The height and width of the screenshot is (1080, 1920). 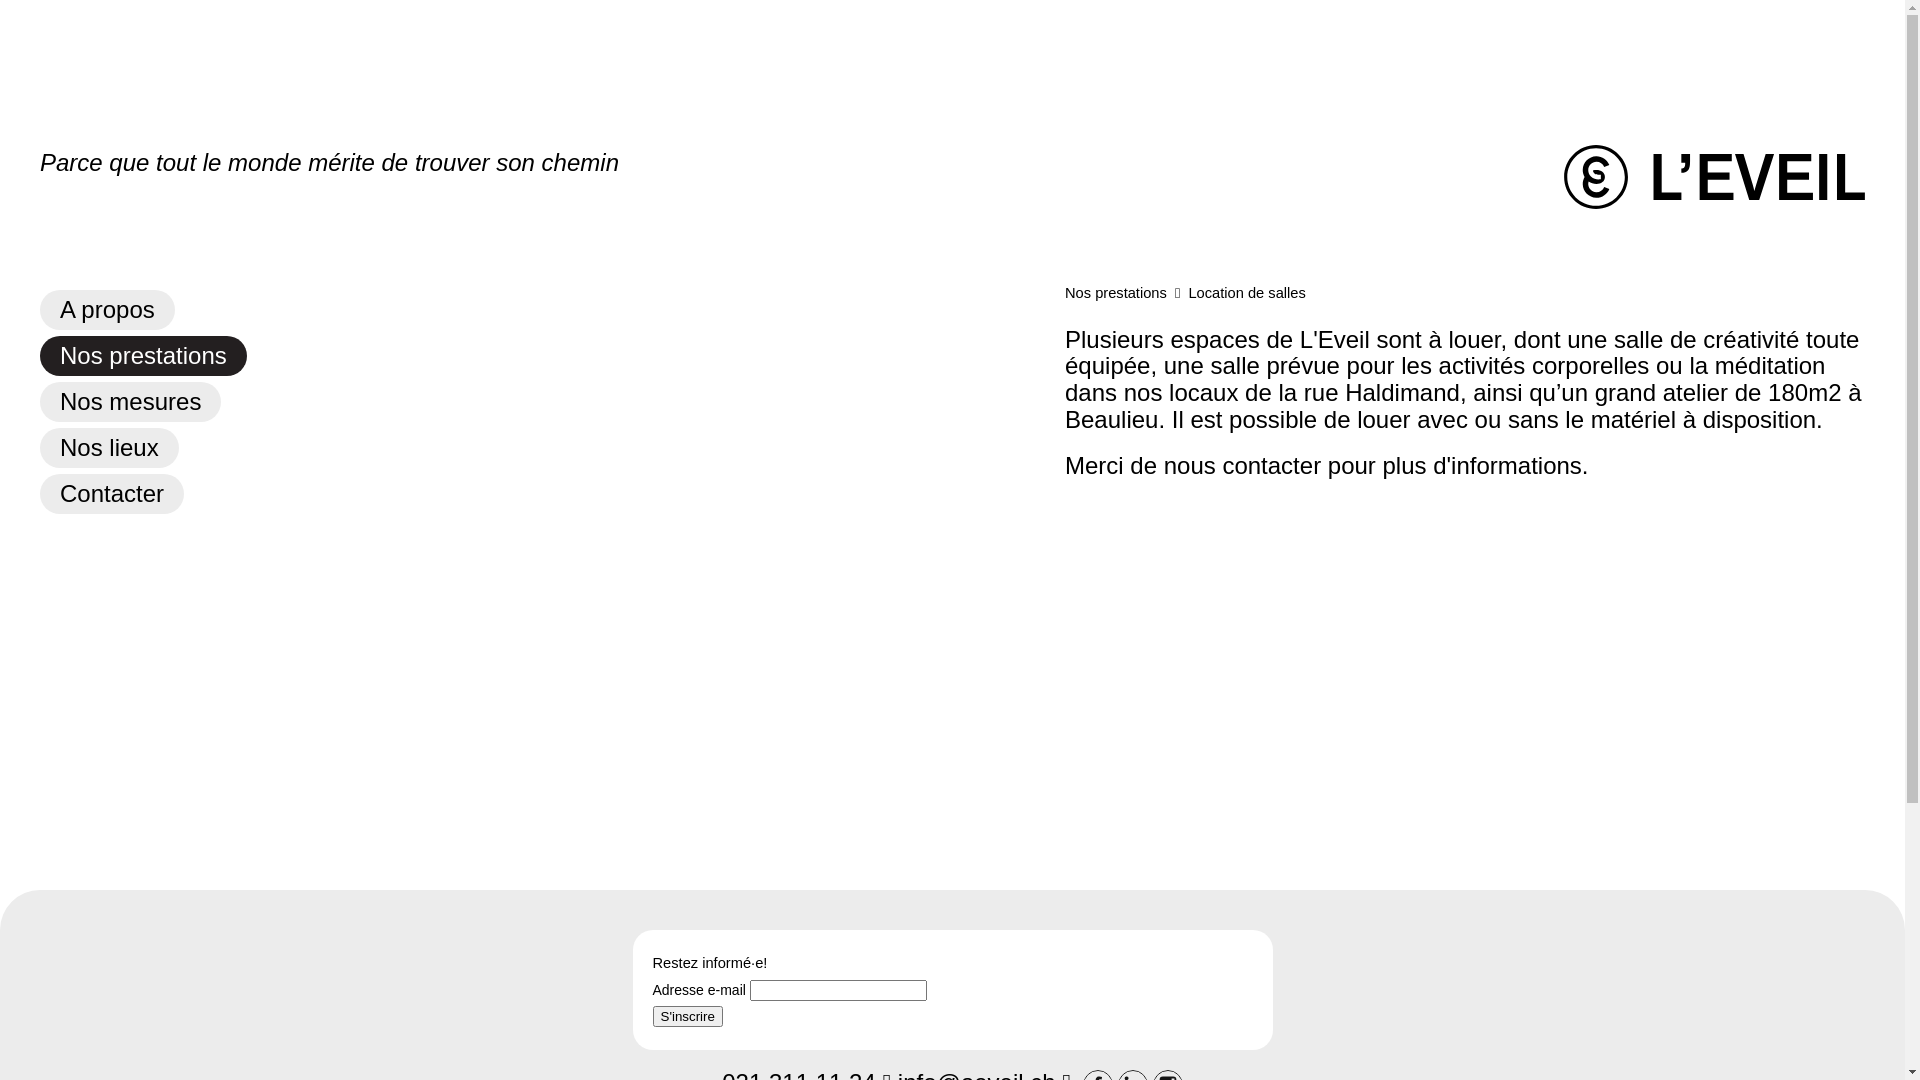 I want to click on 'A propos', so click(x=106, y=309).